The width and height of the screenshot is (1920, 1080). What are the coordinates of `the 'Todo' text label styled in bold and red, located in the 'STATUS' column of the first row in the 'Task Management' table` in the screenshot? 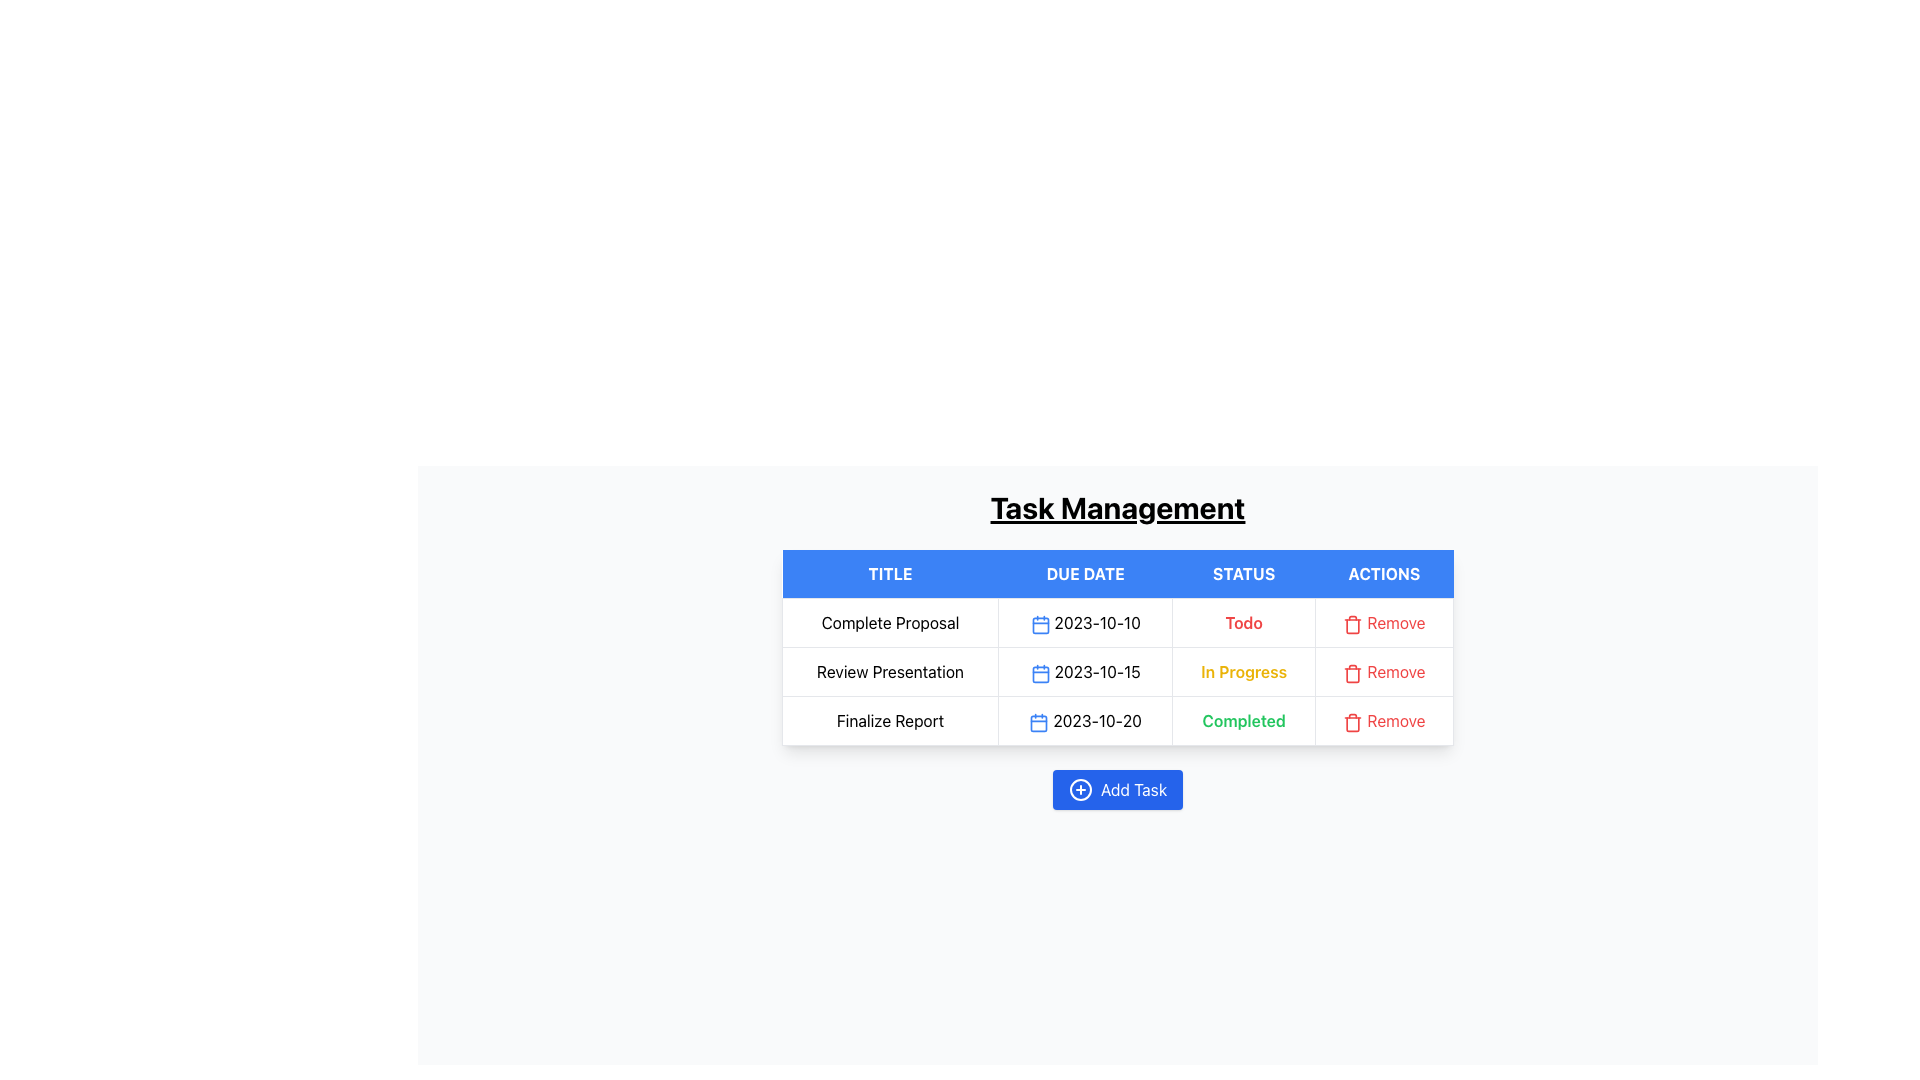 It's located at (1243, 622).